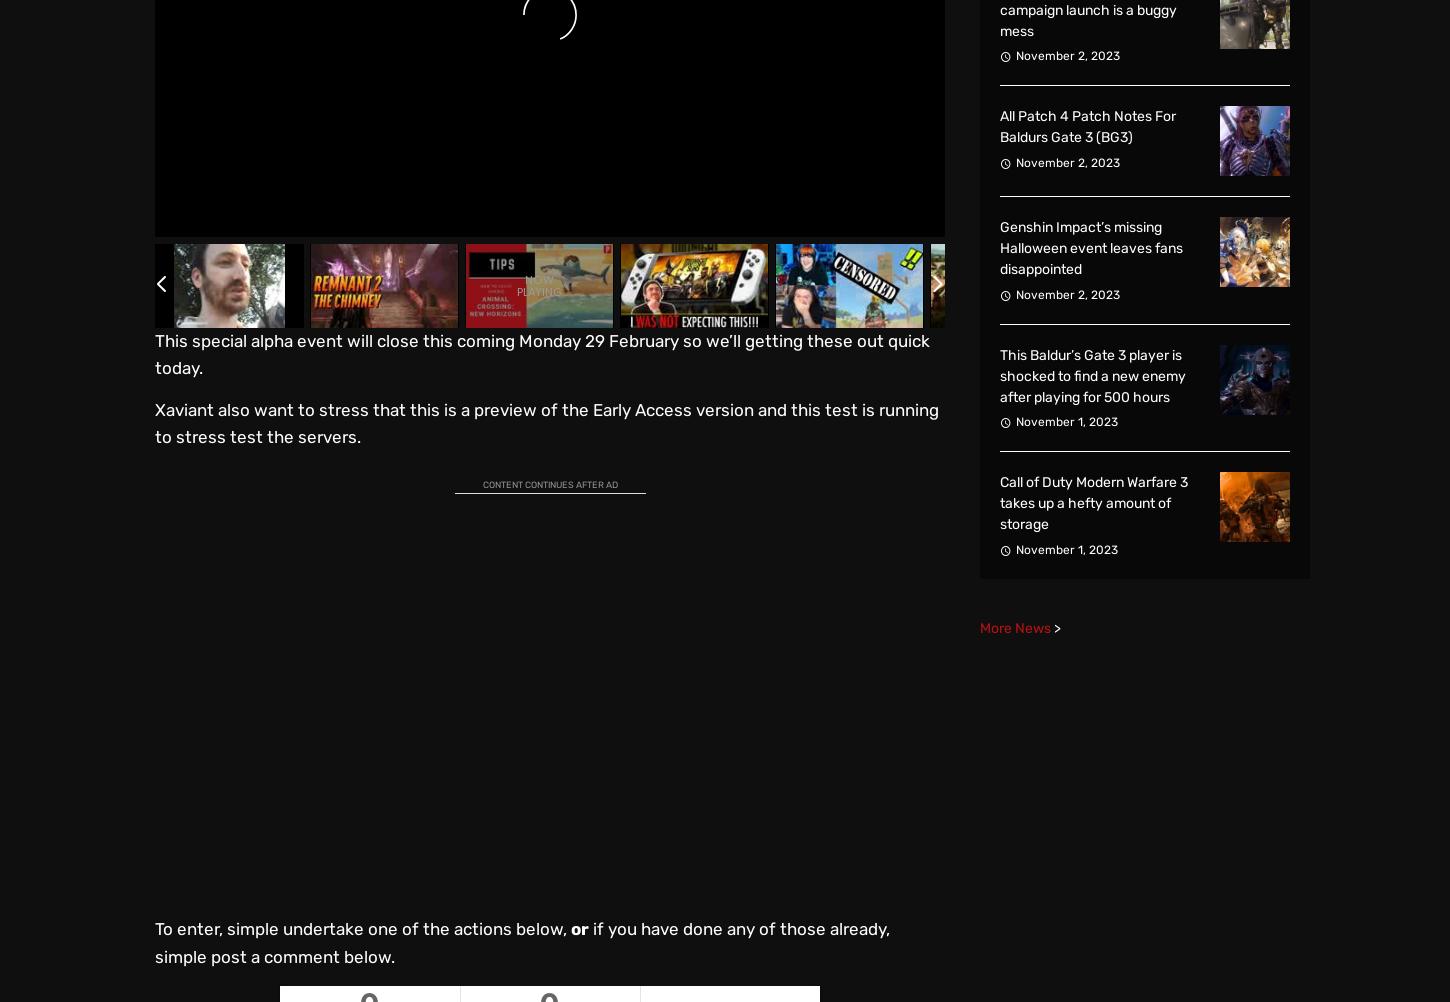 The height and width of the screenshot is (1002, 1450). I want to click on '>', so click(1056, 627).